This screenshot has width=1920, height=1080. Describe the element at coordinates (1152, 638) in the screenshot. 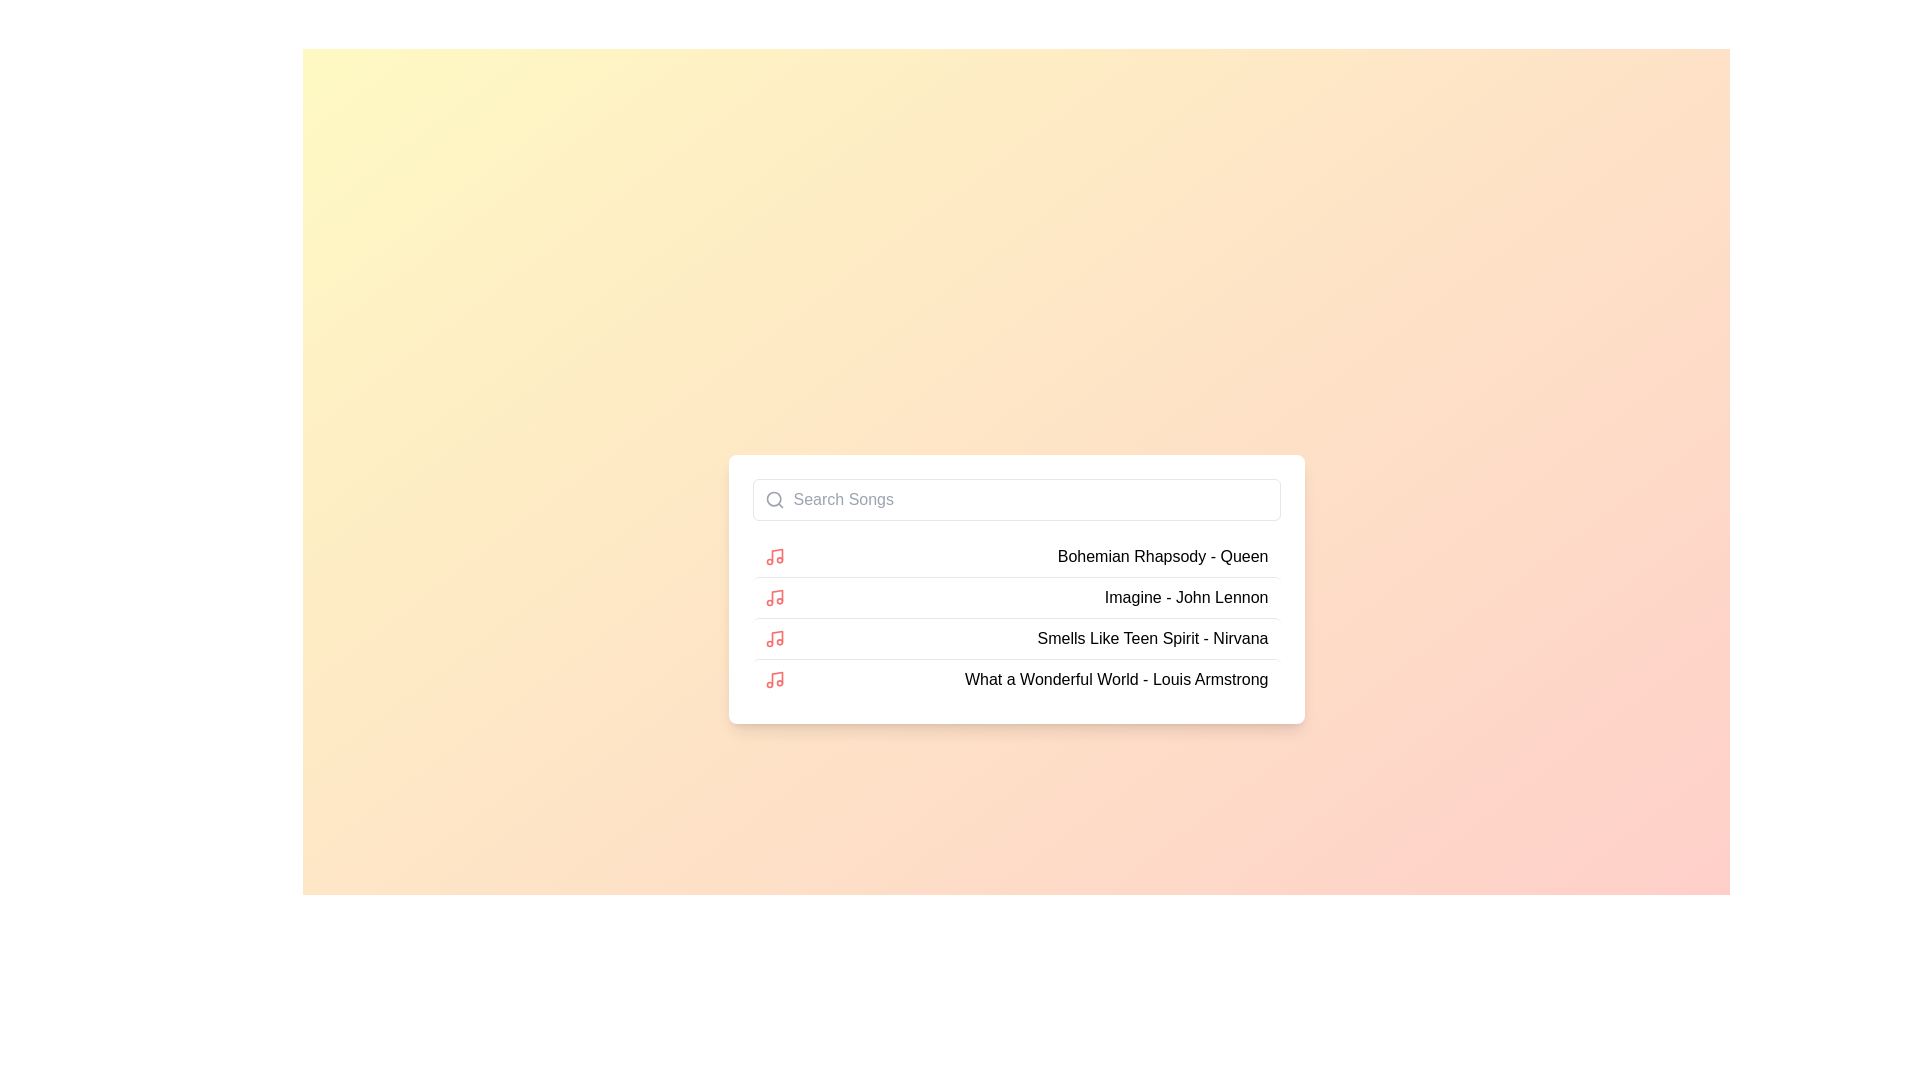

I see `to select the song 'Smells Like Teen Spirit' by Nirvana from the list of songs, which is the third item in the vertical list` at that location.